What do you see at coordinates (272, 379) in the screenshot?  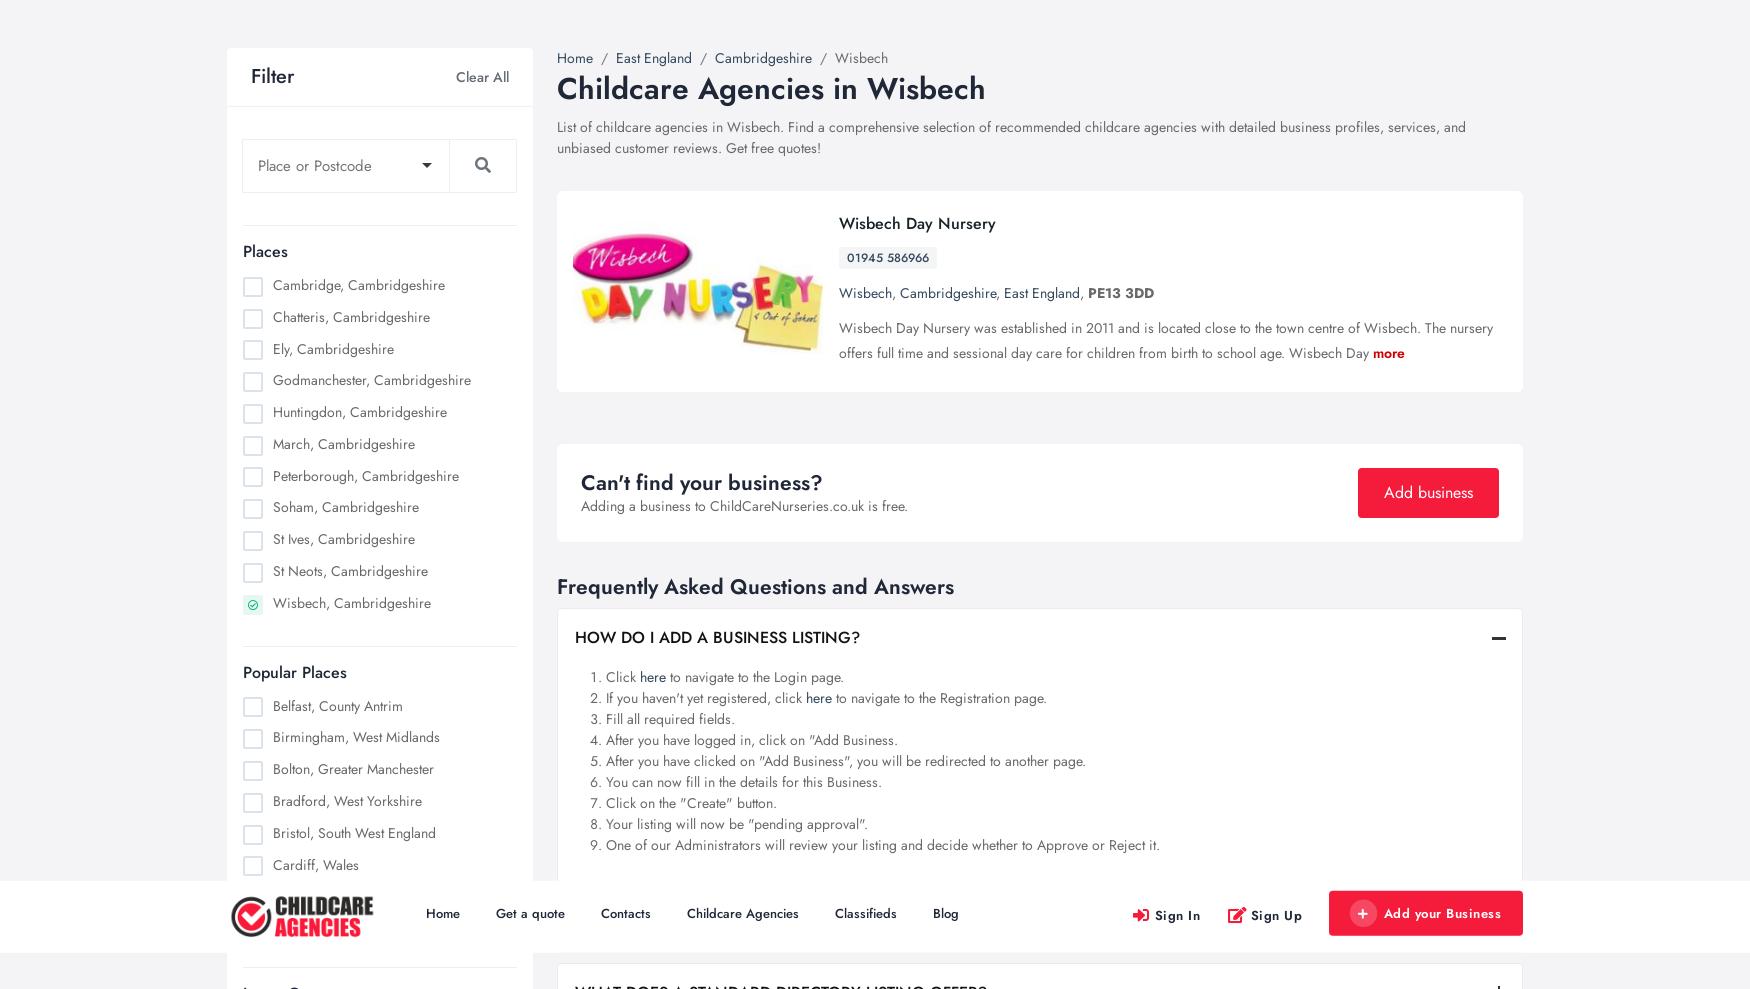 I see `'Plymouth, Devon'` at bounding box center [272, 379].